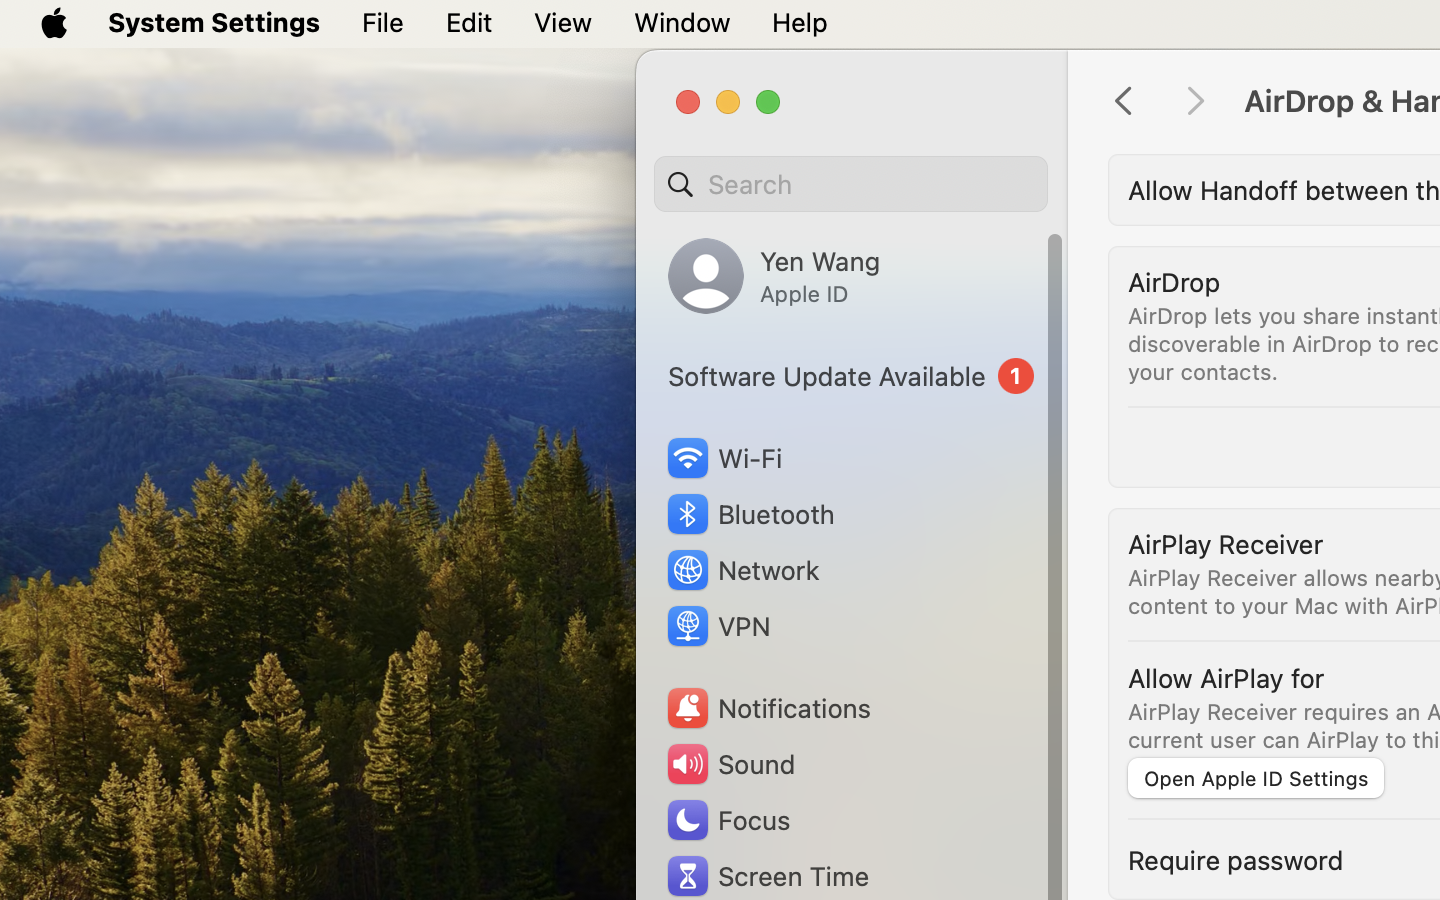 The height and width of the screenshot is (900, 1440). Describe the element at coordinates (741, 569) in the screenshot. I see `'Network'` at that location.